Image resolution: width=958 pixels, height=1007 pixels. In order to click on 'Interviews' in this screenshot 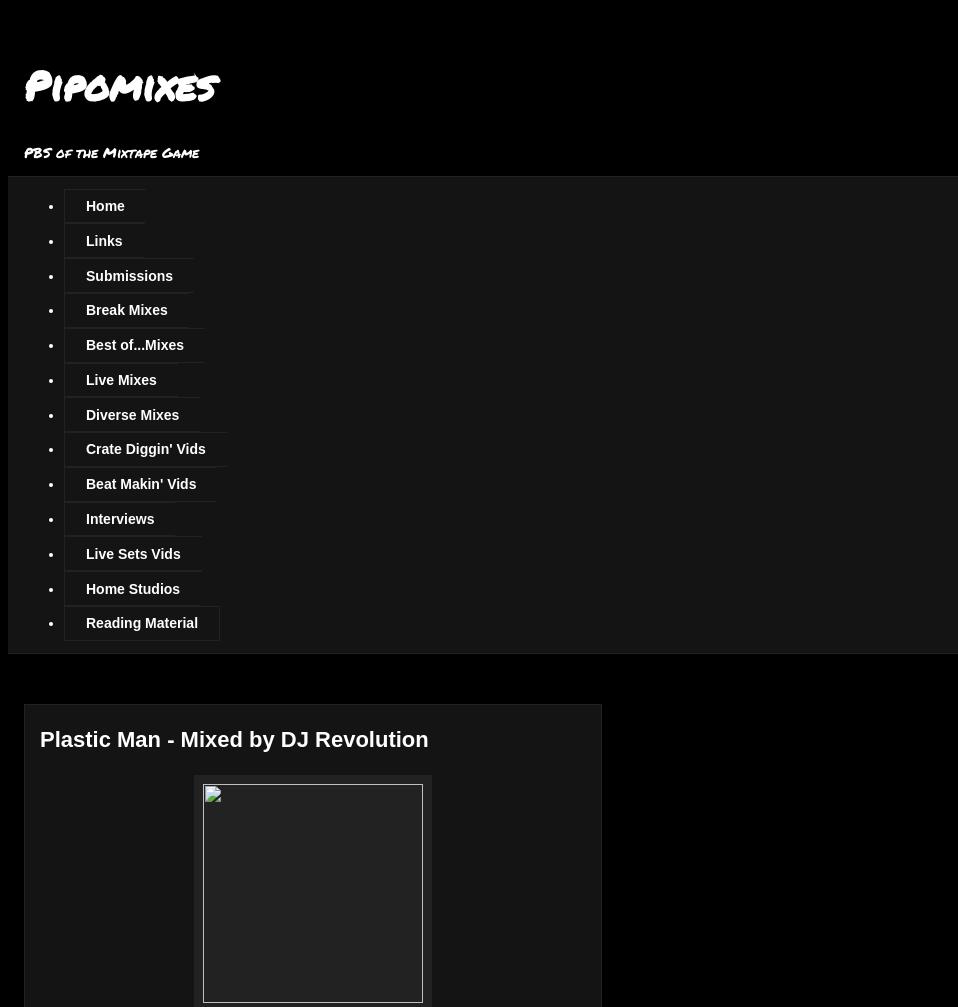, I will do `click(120, 518)`.